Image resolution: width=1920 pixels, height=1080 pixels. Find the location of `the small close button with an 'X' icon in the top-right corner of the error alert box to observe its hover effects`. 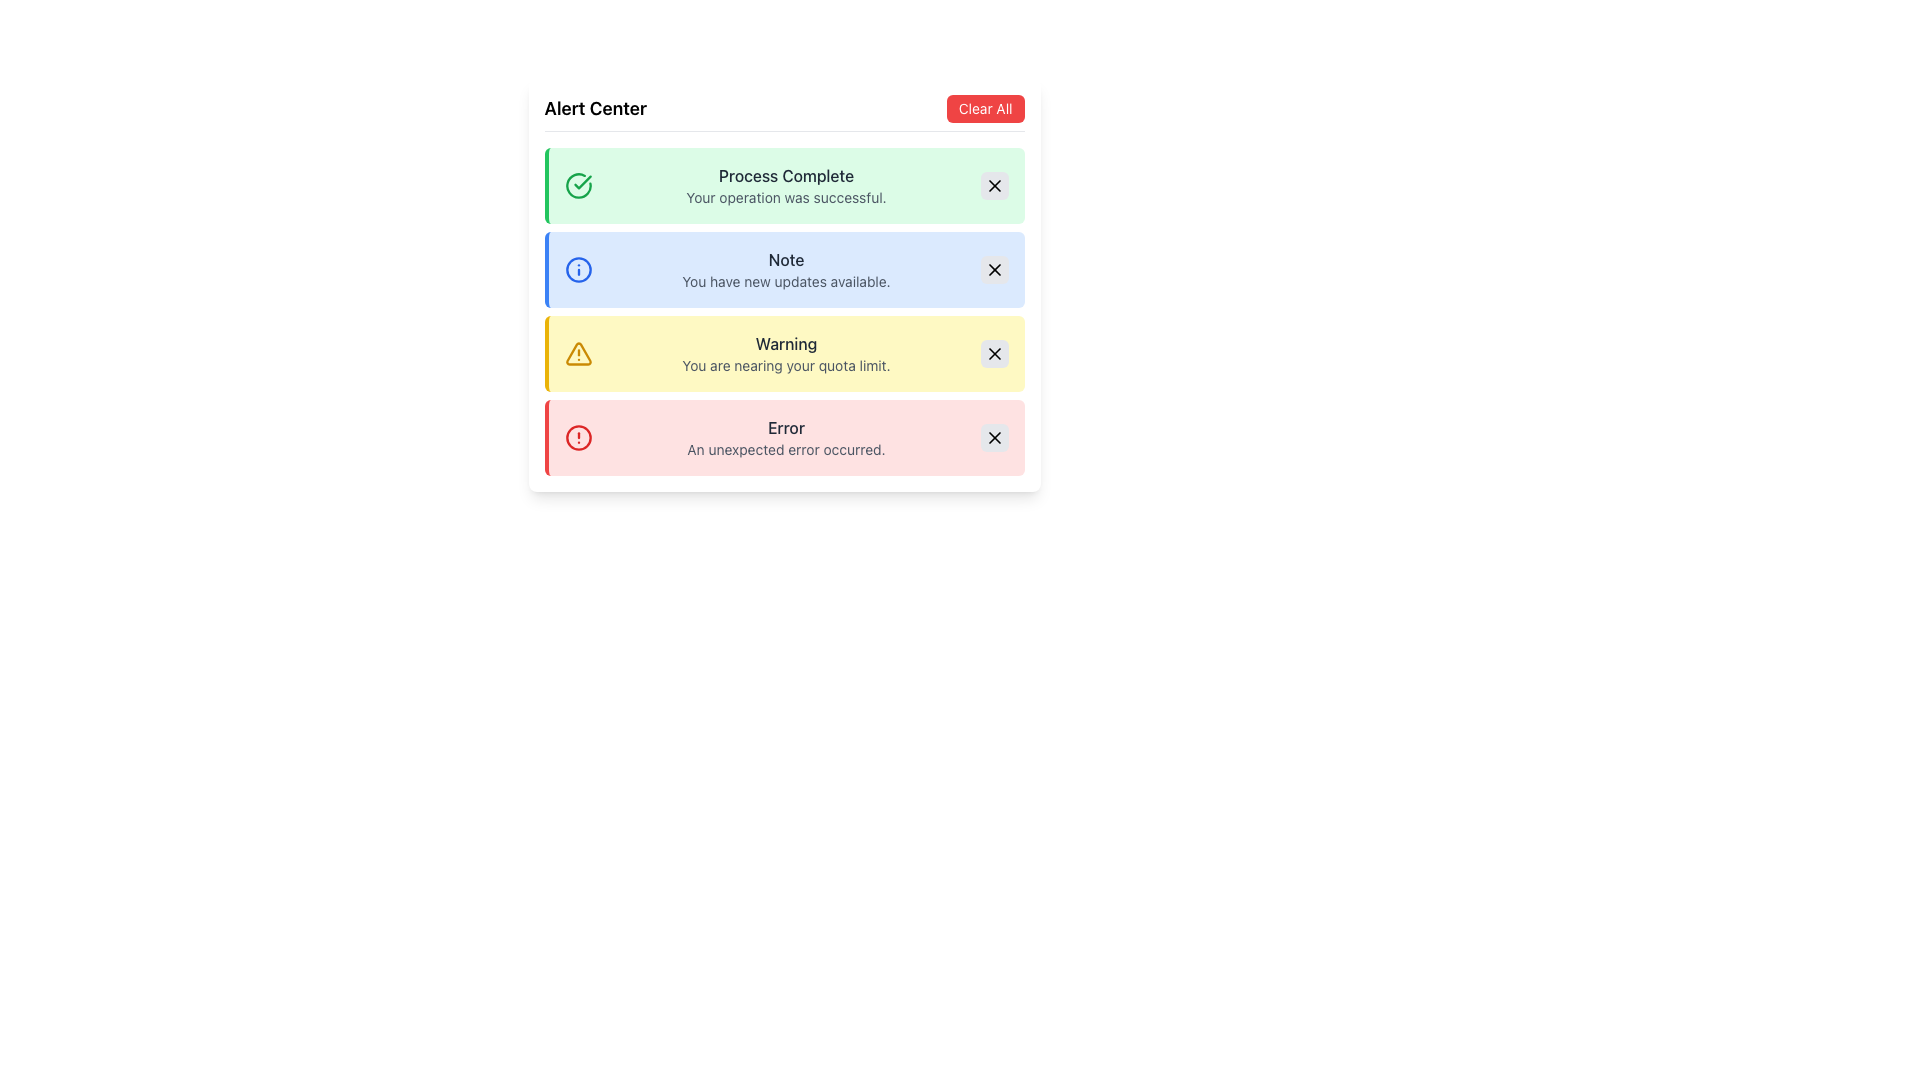

the small close button with an 'X' icon in the top-right corner of the error alert box to observe its hover effects is located at coordinates (994, 437).